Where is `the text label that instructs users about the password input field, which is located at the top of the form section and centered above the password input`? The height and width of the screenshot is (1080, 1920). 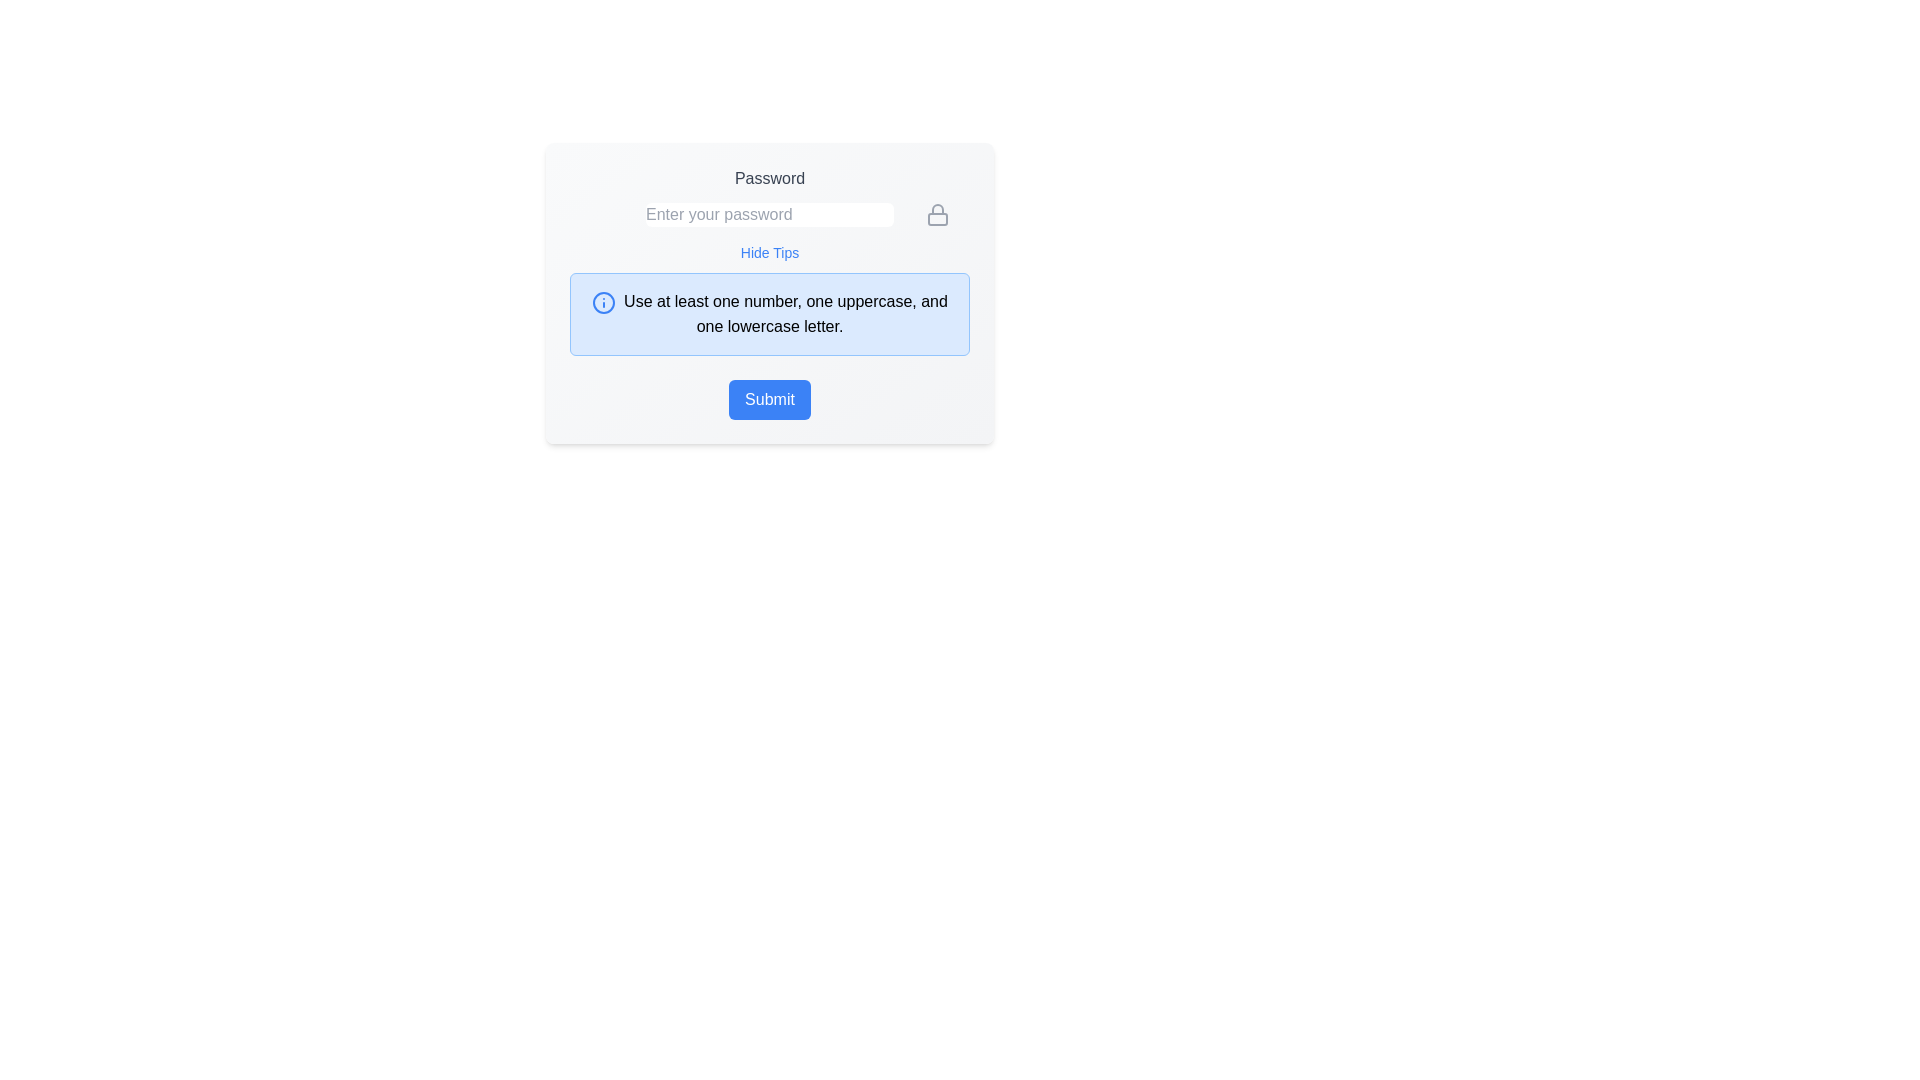
the text label that instructs users about the password input field, which is located at the top of the form section and centered above the password input is located at coordinates (768, 177).